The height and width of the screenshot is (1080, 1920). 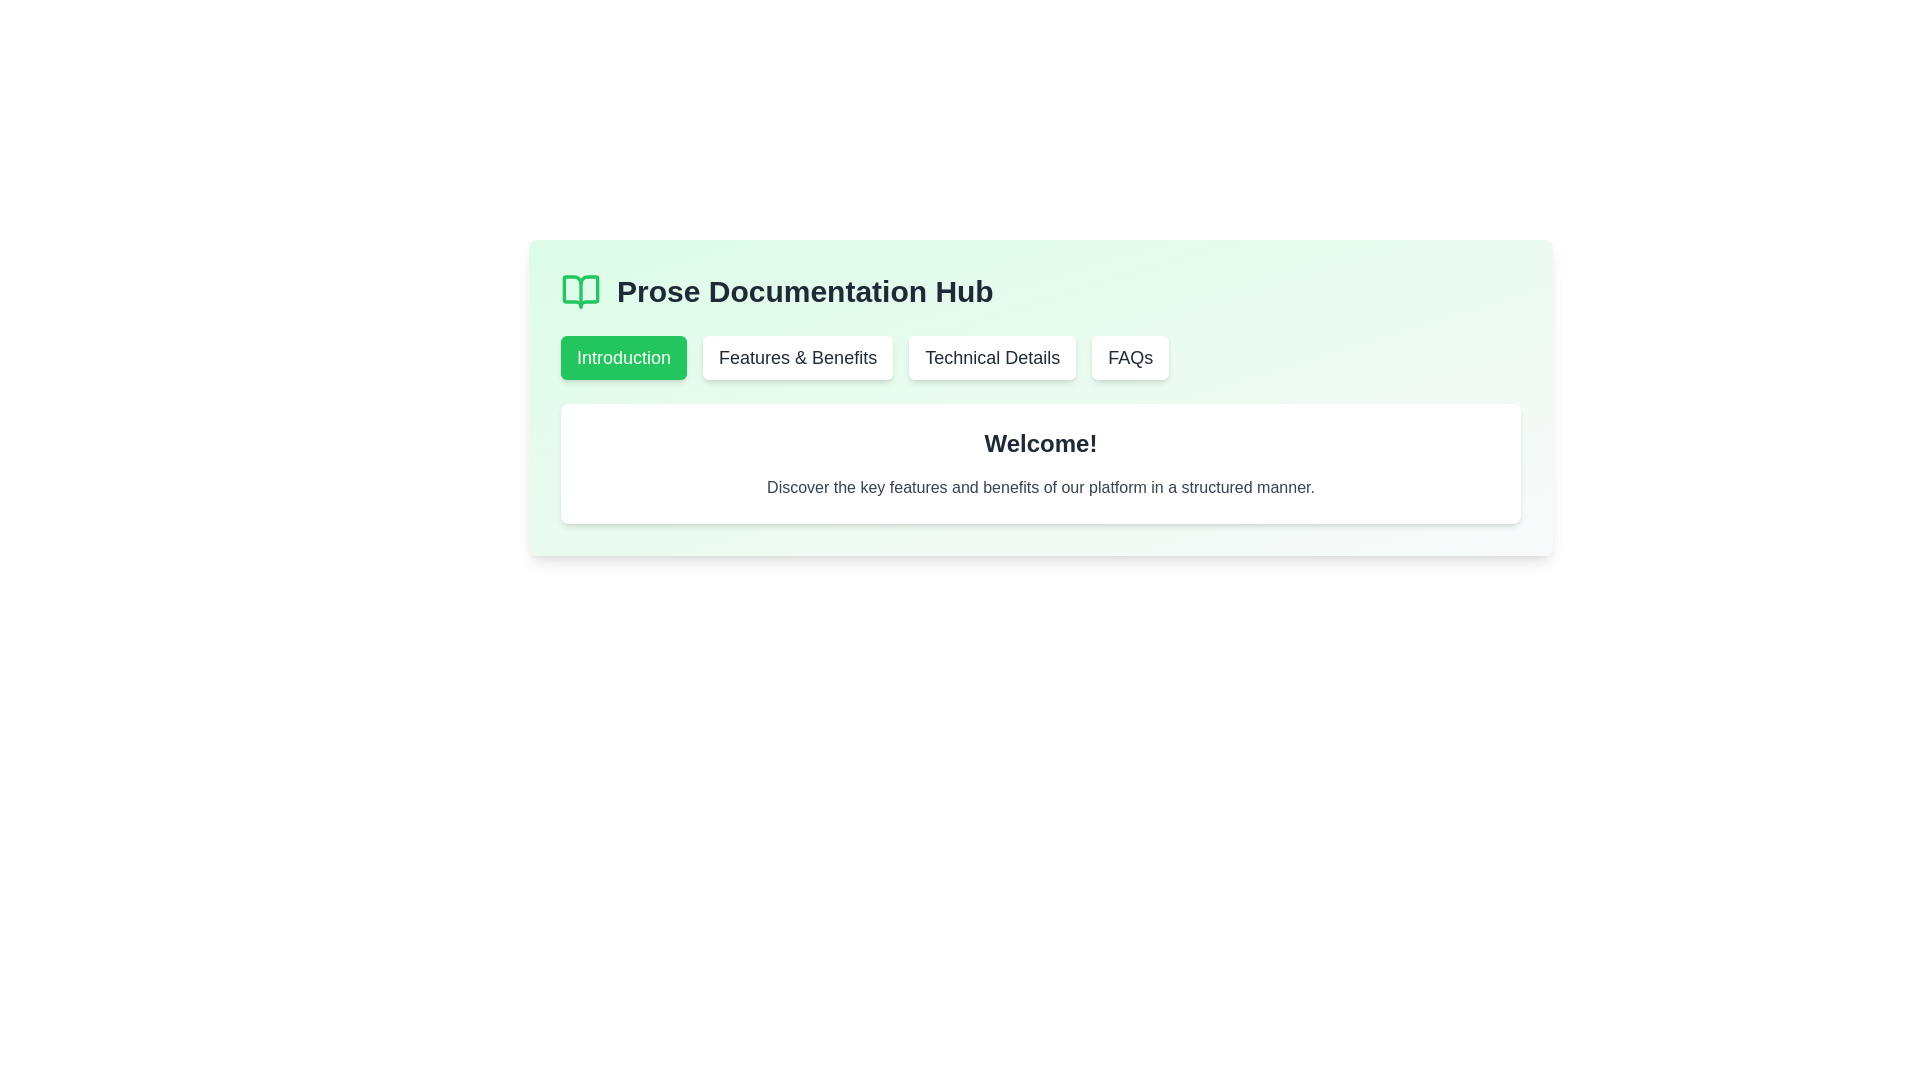 I want to click on the interactive tab selector button for 'Features & Benefits', which is the second button in a horizontal row of four, to trigger a hover effect, so click(x=797, y=357).